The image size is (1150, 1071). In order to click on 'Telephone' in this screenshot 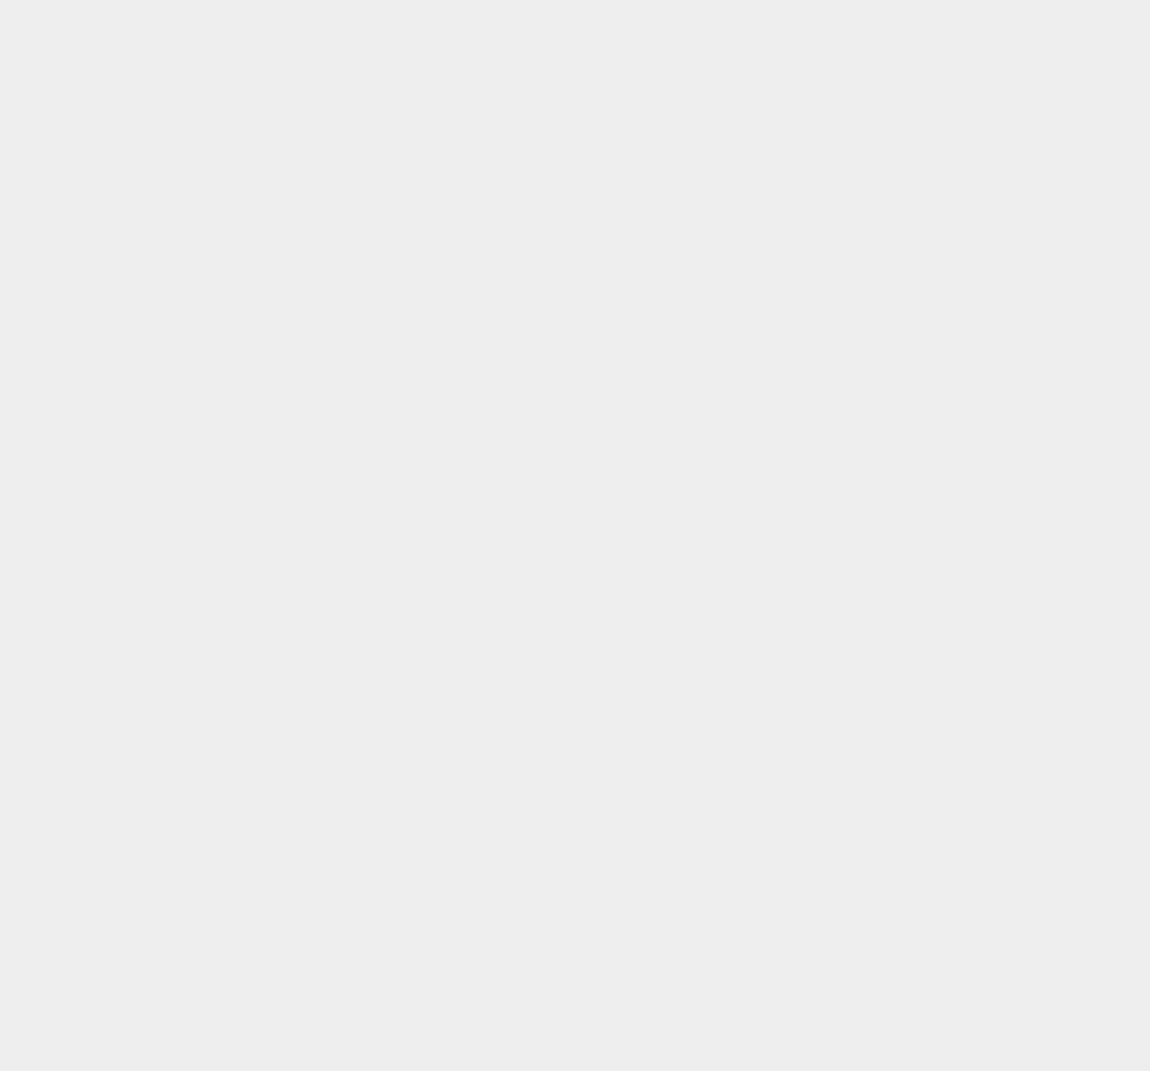, I will do `click(843, 185)`.